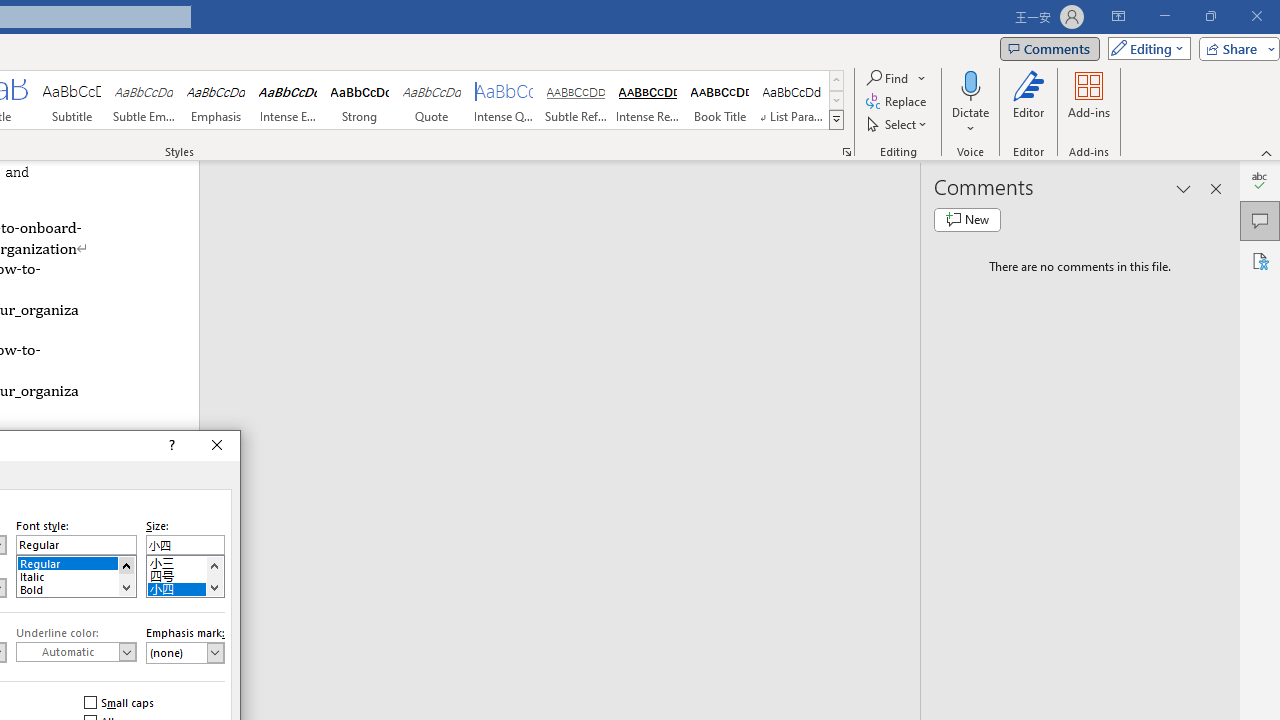  Describe the element at coordinates (214, 576) in the screenshot. I see `'AutomationID: 1797'` at that location.